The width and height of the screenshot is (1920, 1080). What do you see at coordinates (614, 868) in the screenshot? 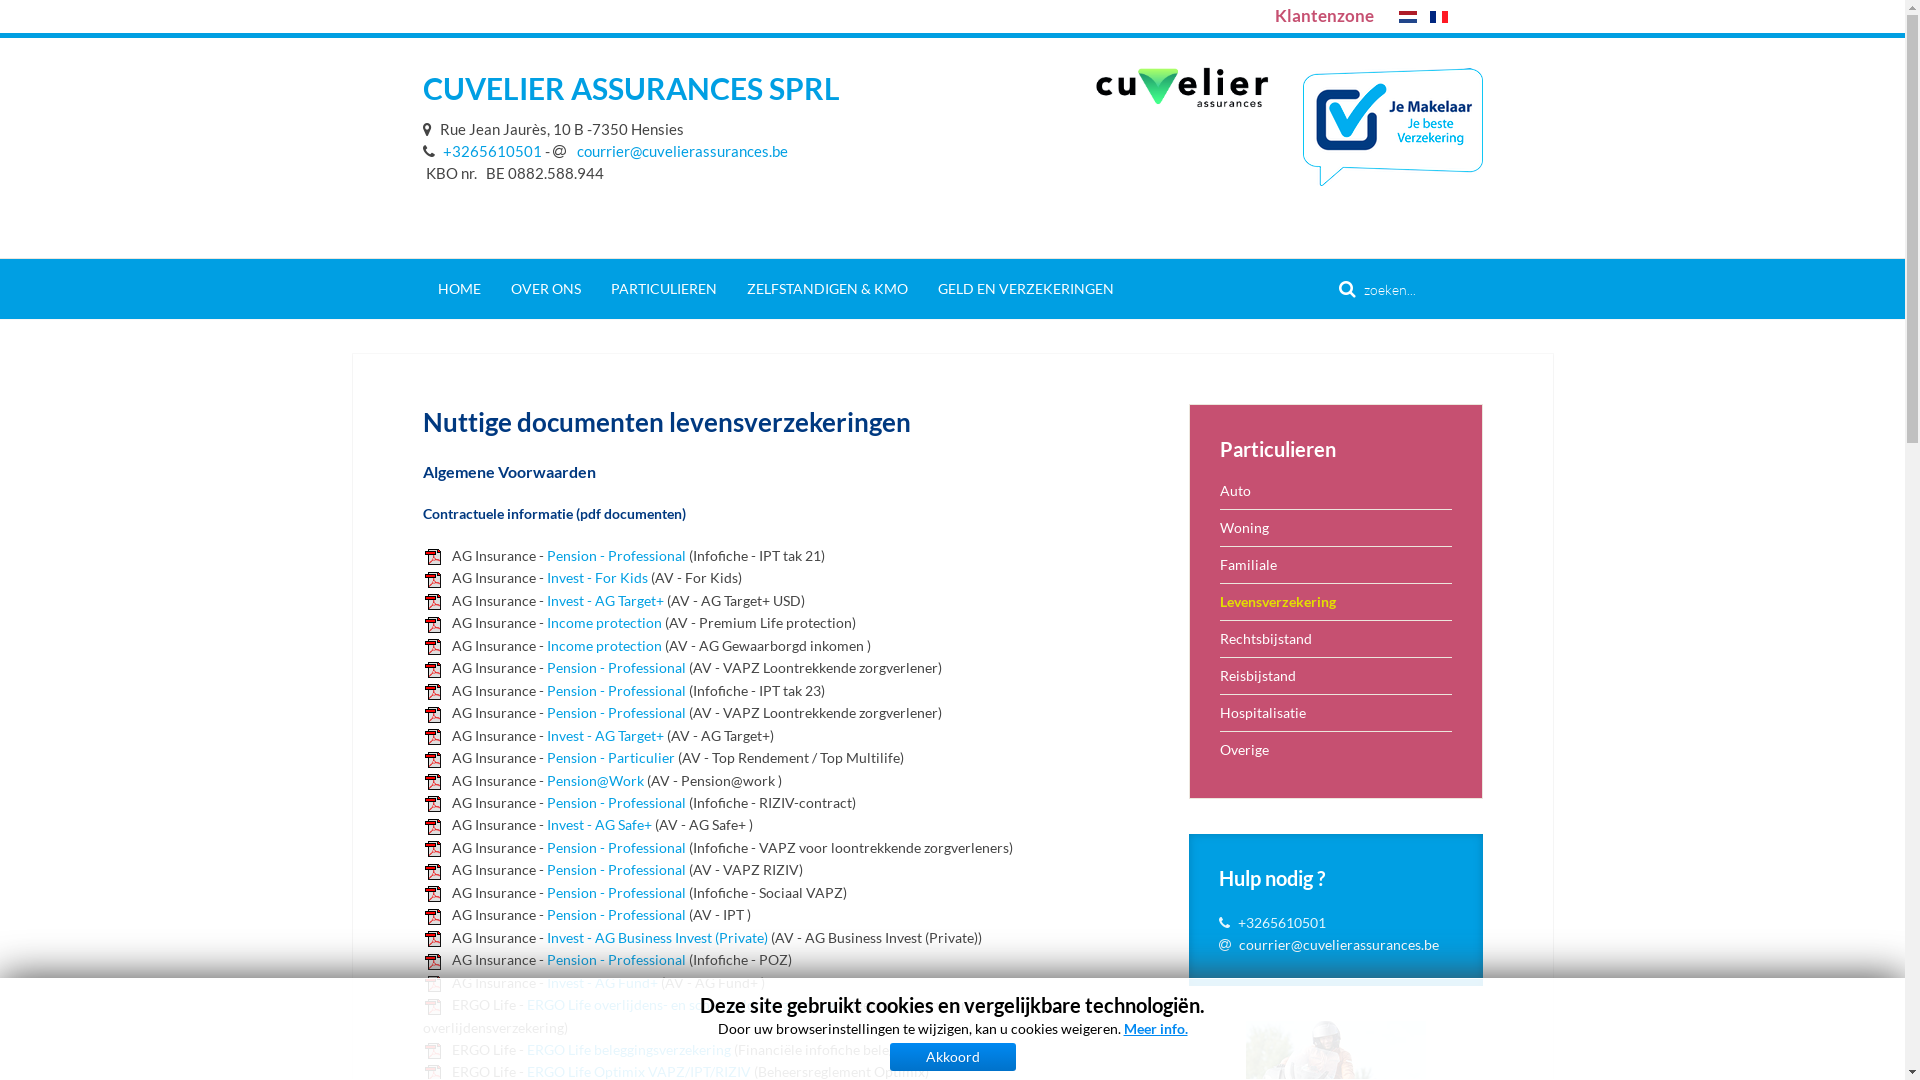
I see `'Pension - Professional'` at bounding box center [614, 868].